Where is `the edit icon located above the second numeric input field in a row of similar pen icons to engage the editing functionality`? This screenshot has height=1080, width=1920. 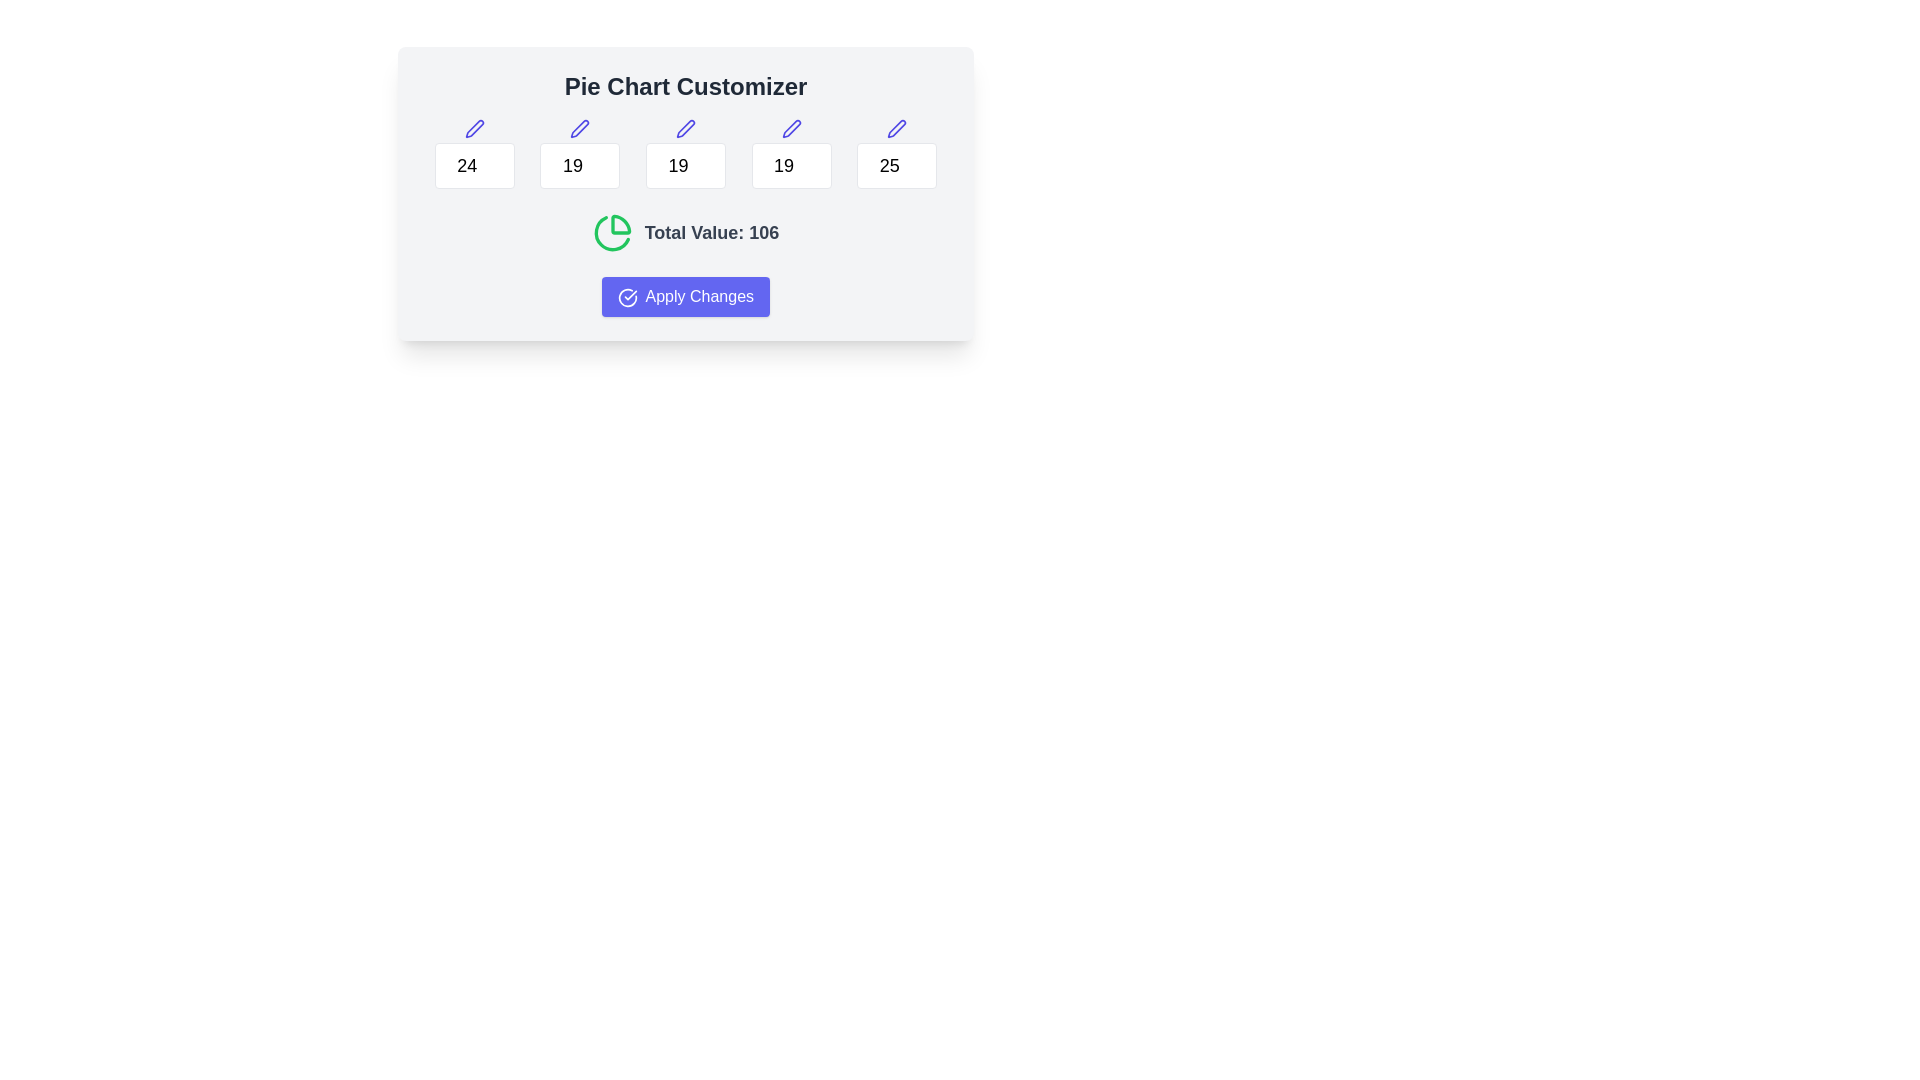 the edit icon located above the second numeric input field in a row of similar pen icons to engage the editing functionality is located at coordinates (579, 128).